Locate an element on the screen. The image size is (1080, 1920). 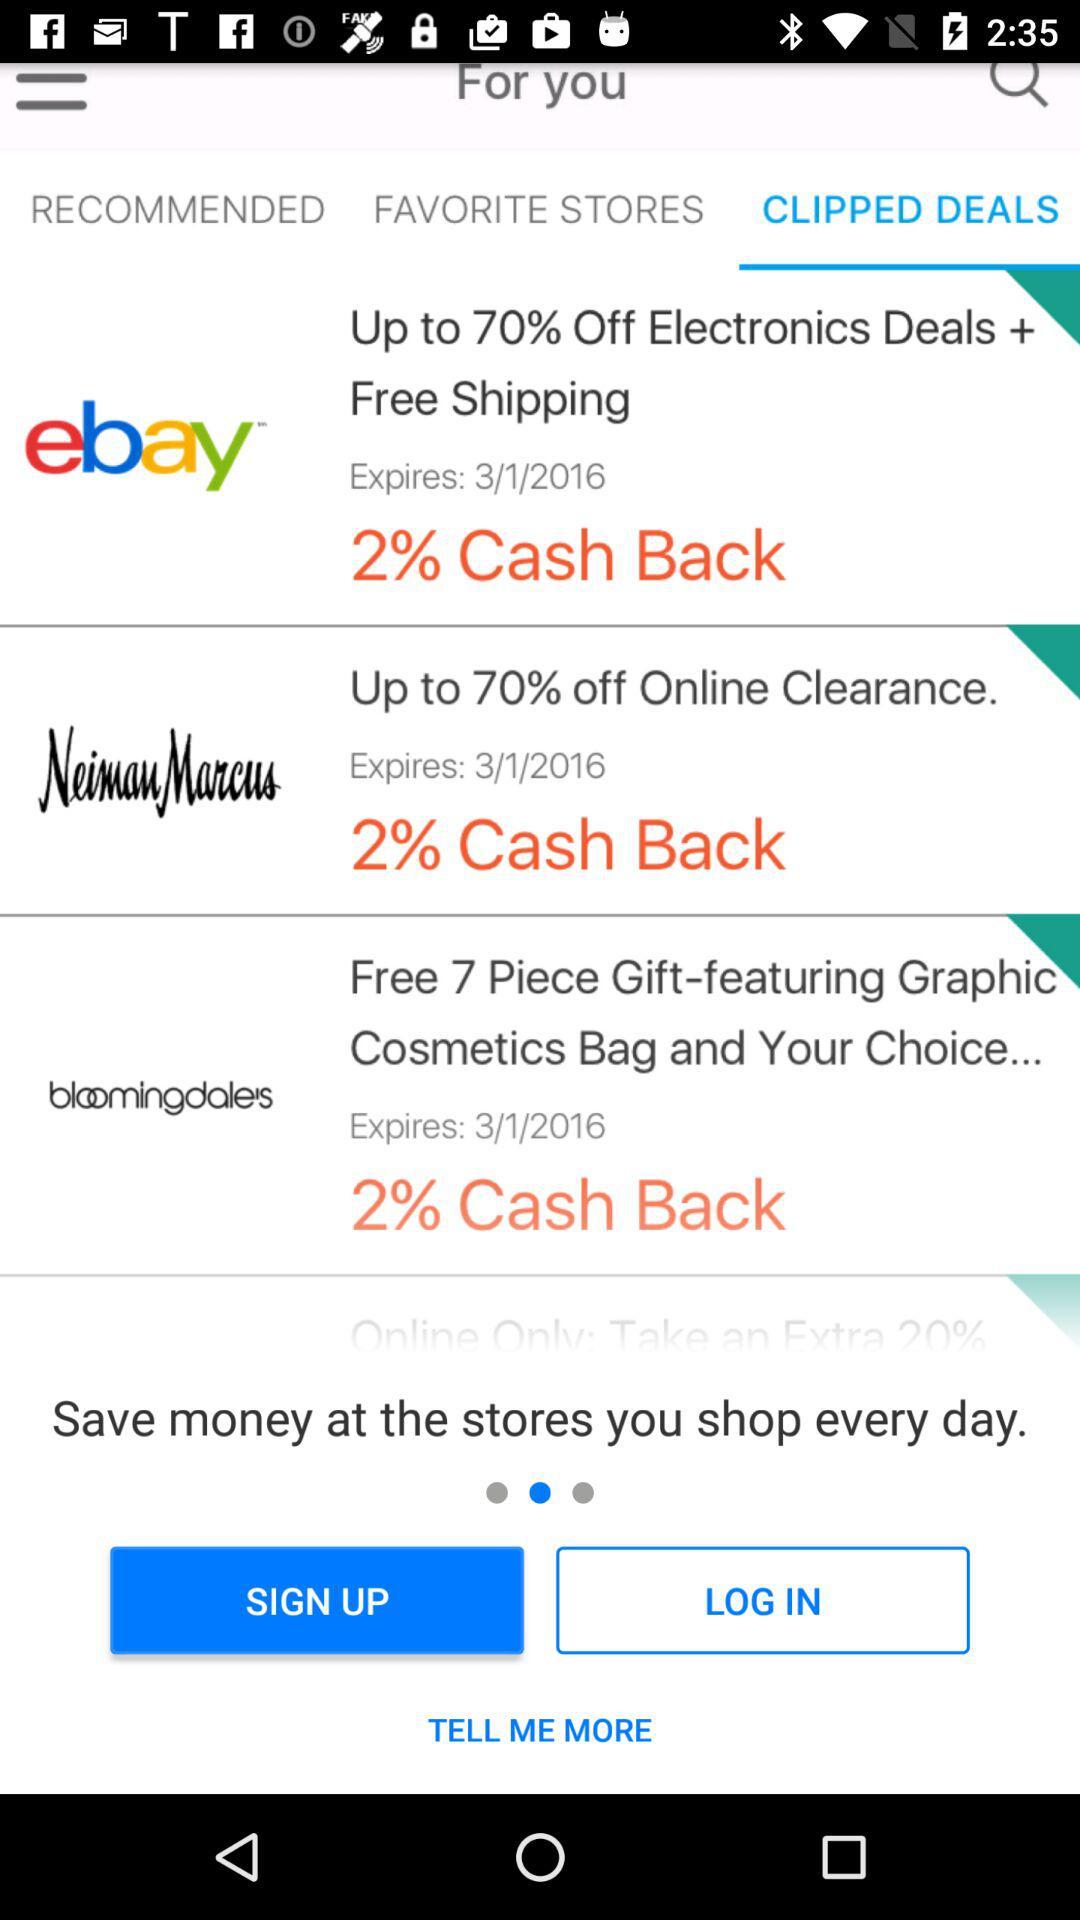
tell me more is located at coordinates (540, 1728).